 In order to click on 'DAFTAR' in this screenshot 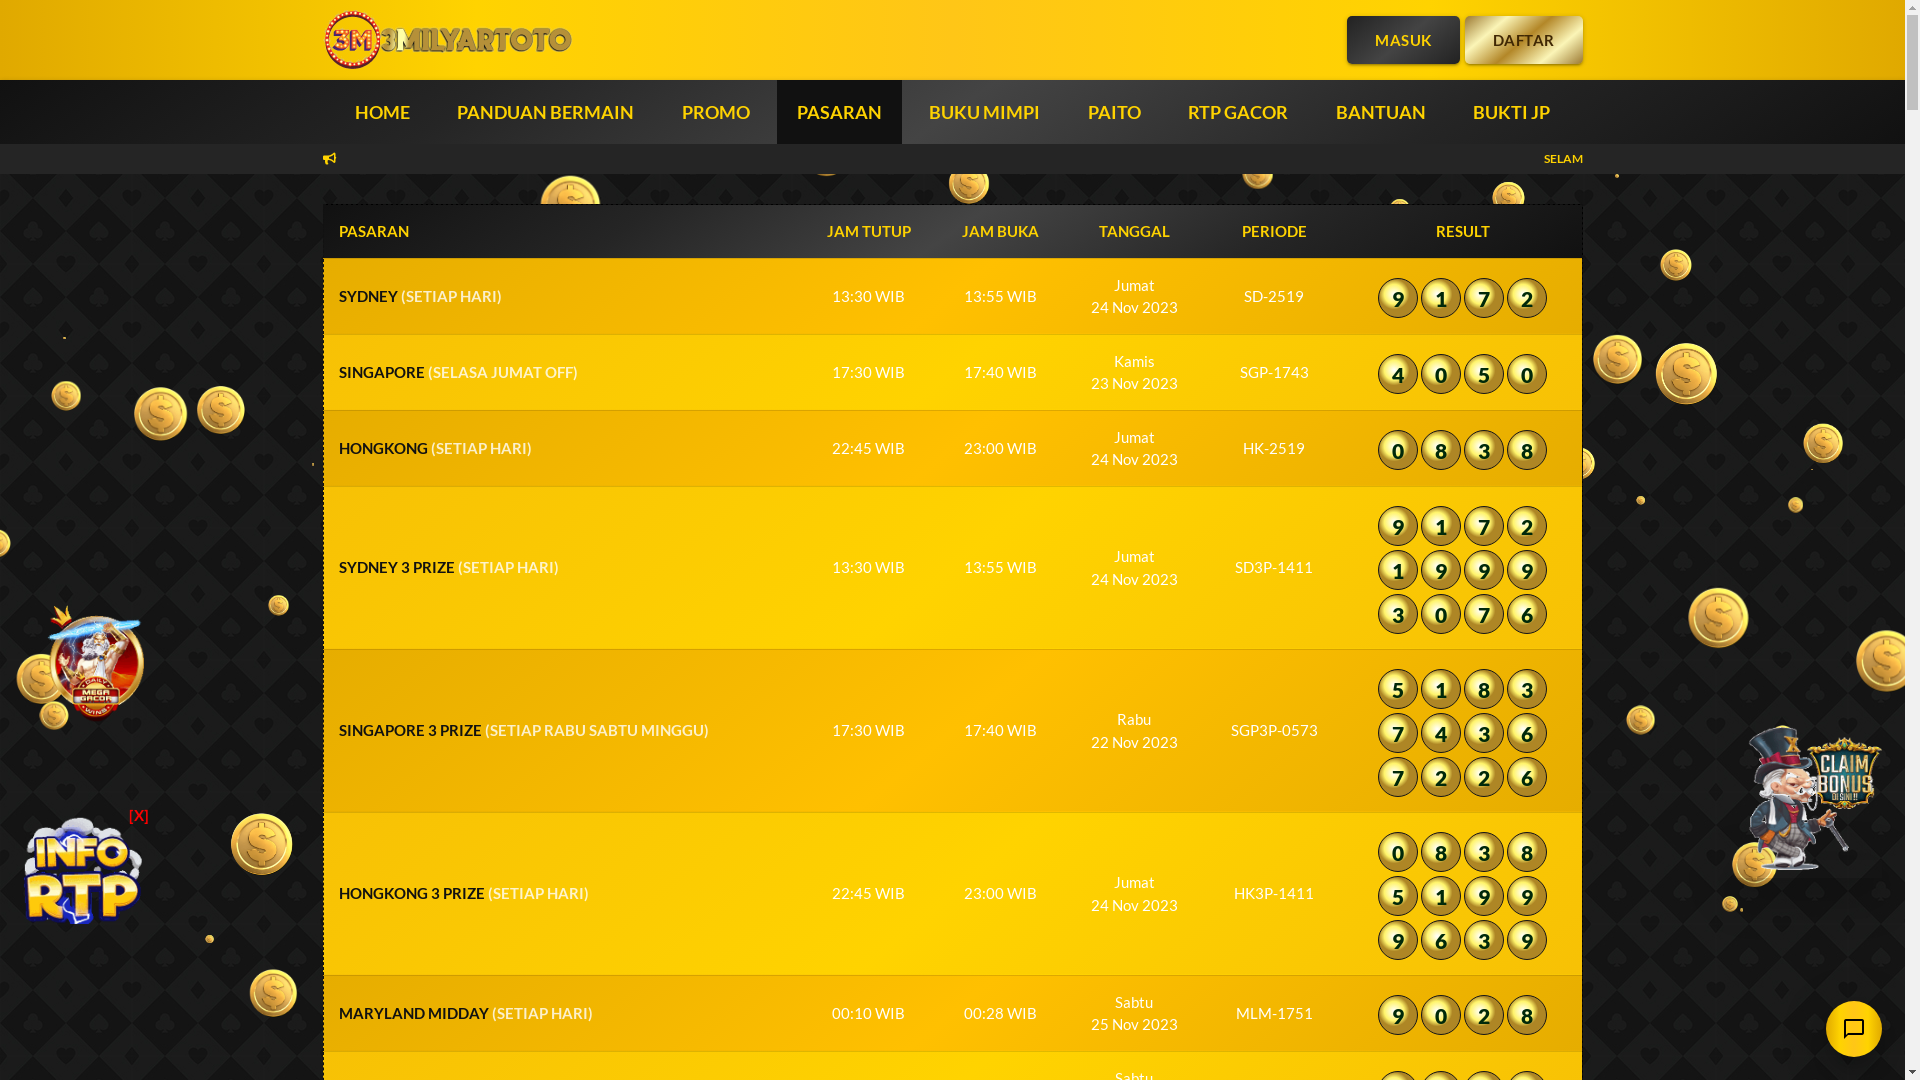, I will do `click(1521, 39)`.